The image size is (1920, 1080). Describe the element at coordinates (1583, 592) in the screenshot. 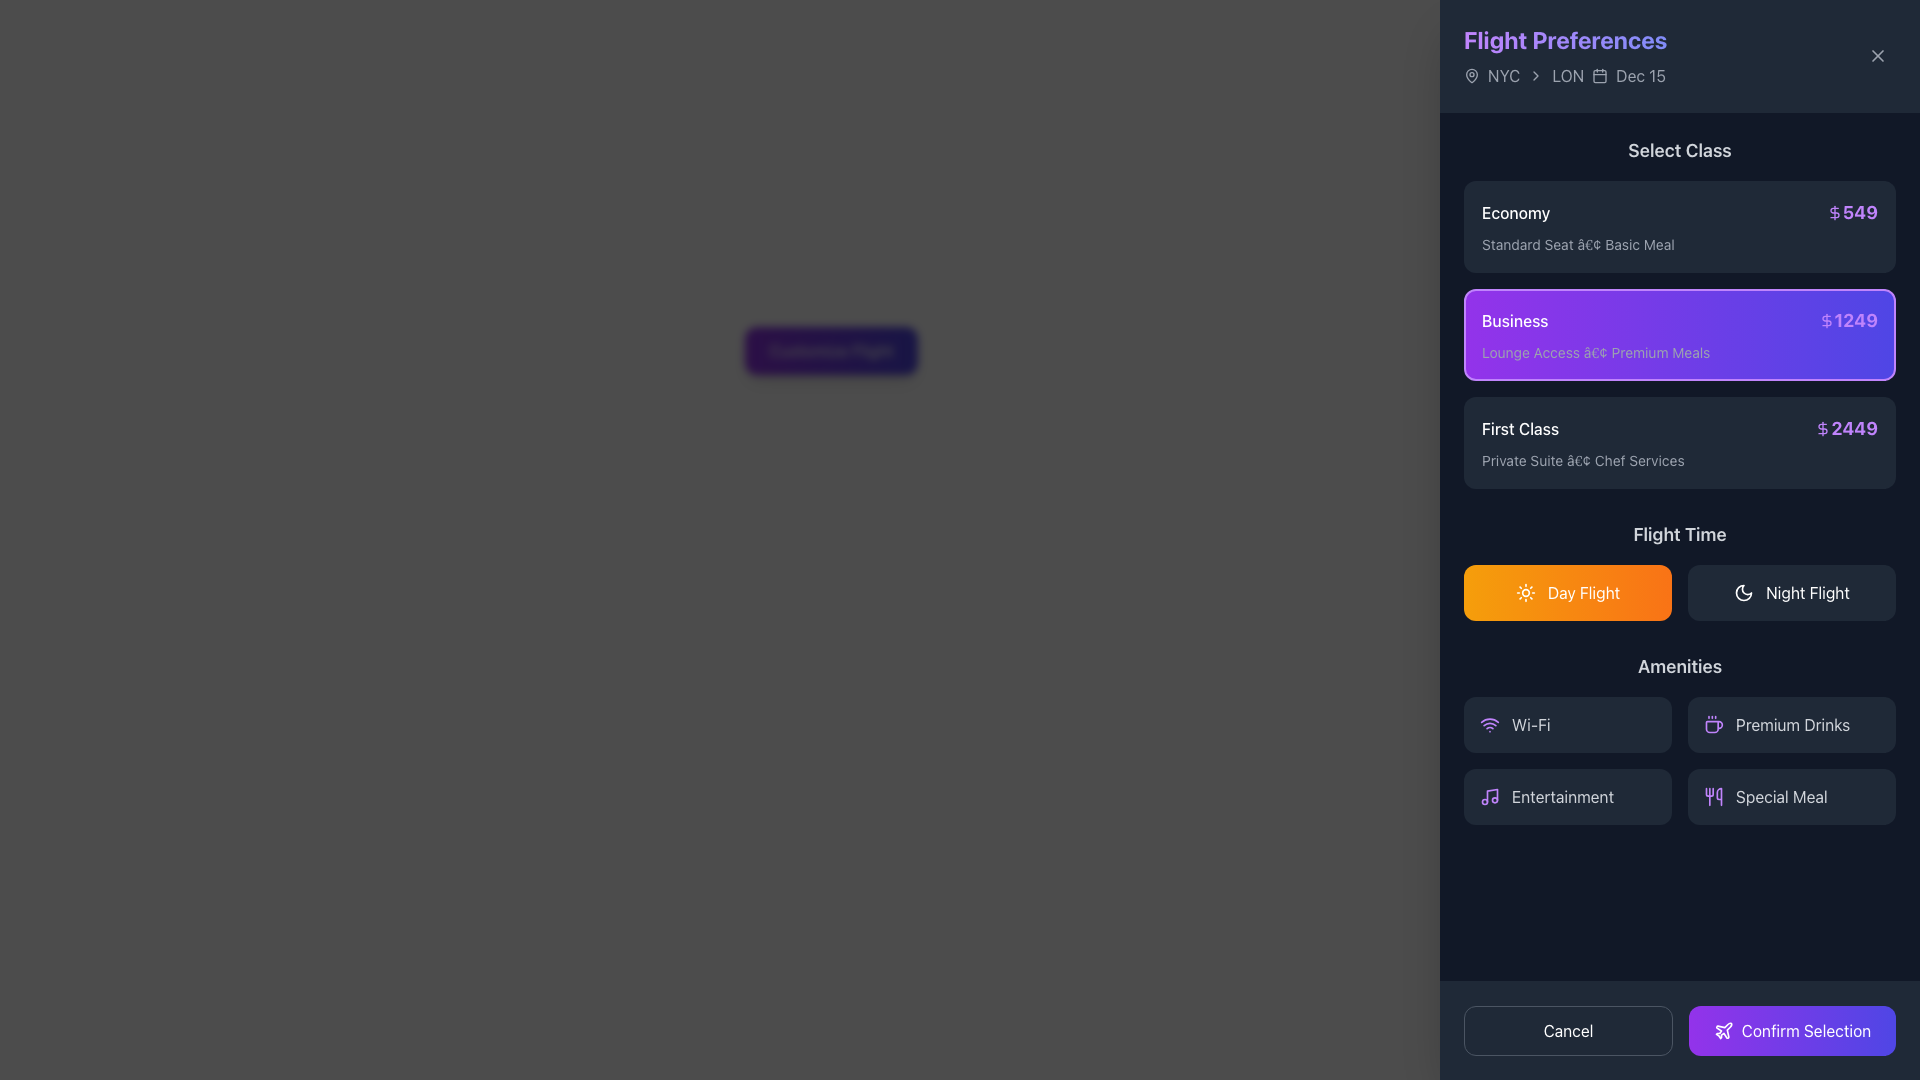

I see `the 'Day Flight' button in the 'Flight Time' section` at that location.